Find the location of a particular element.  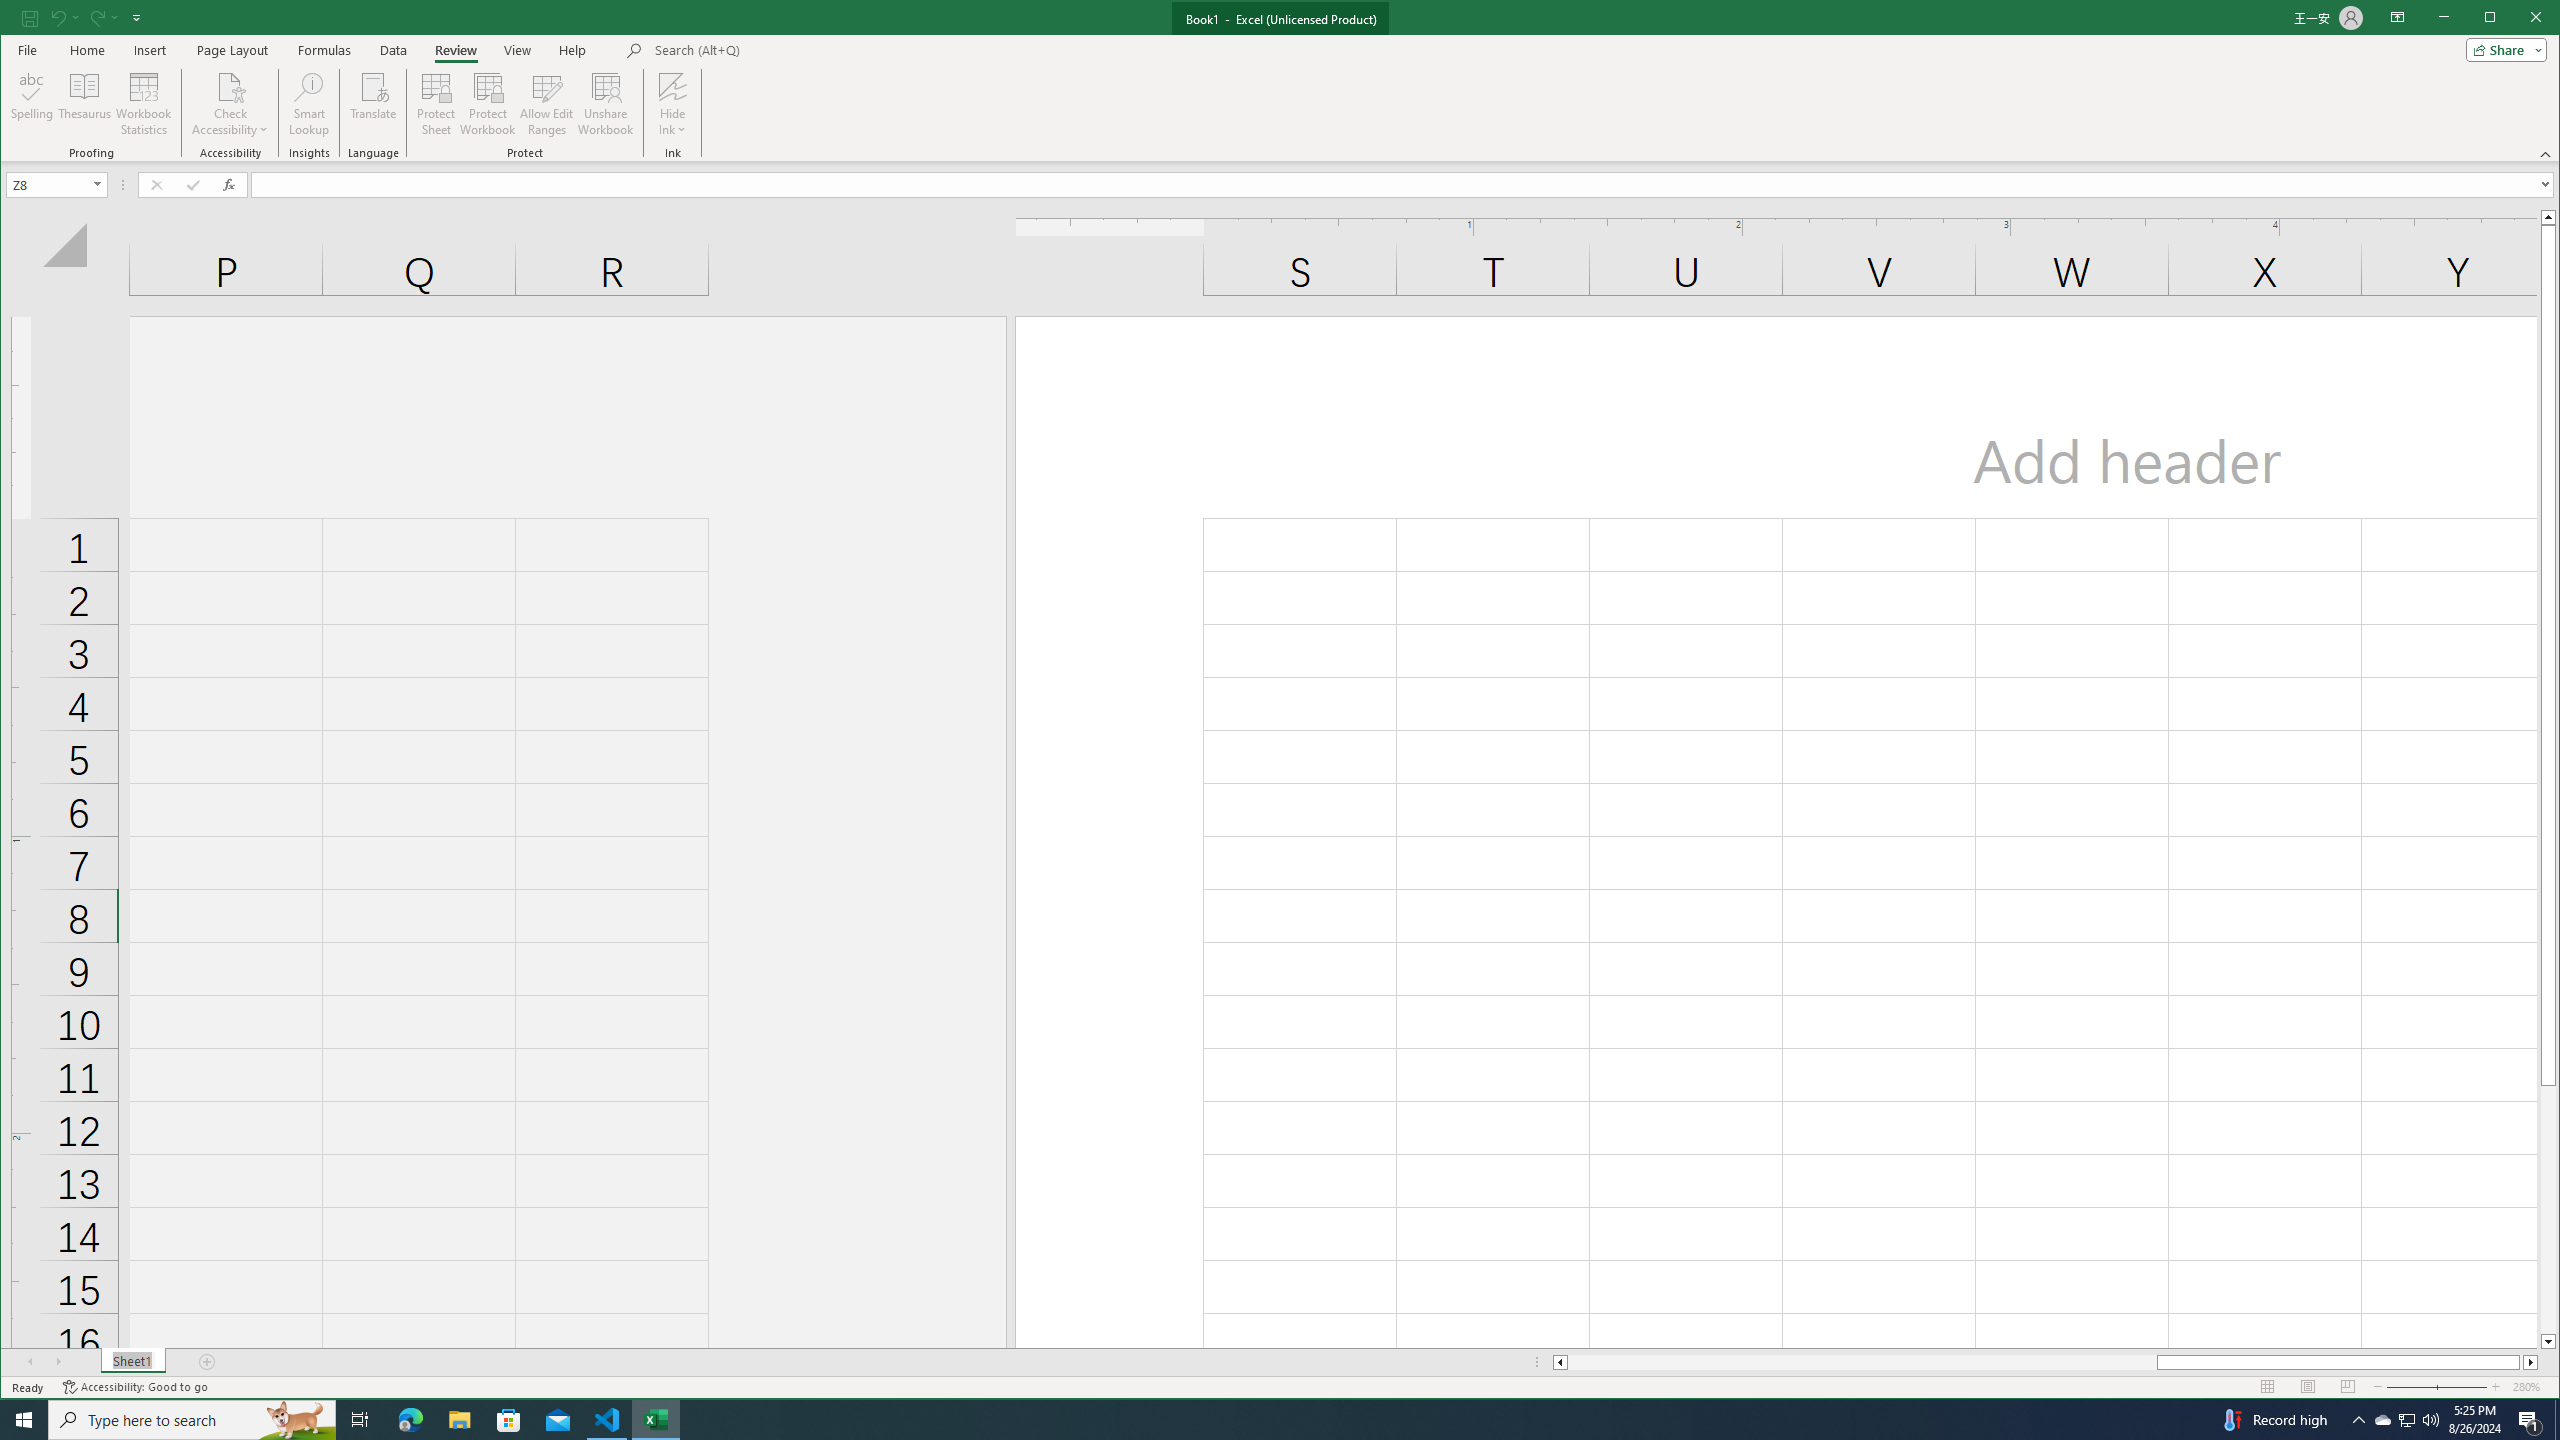

'Record high' is located at coordinates (2272, 1418).